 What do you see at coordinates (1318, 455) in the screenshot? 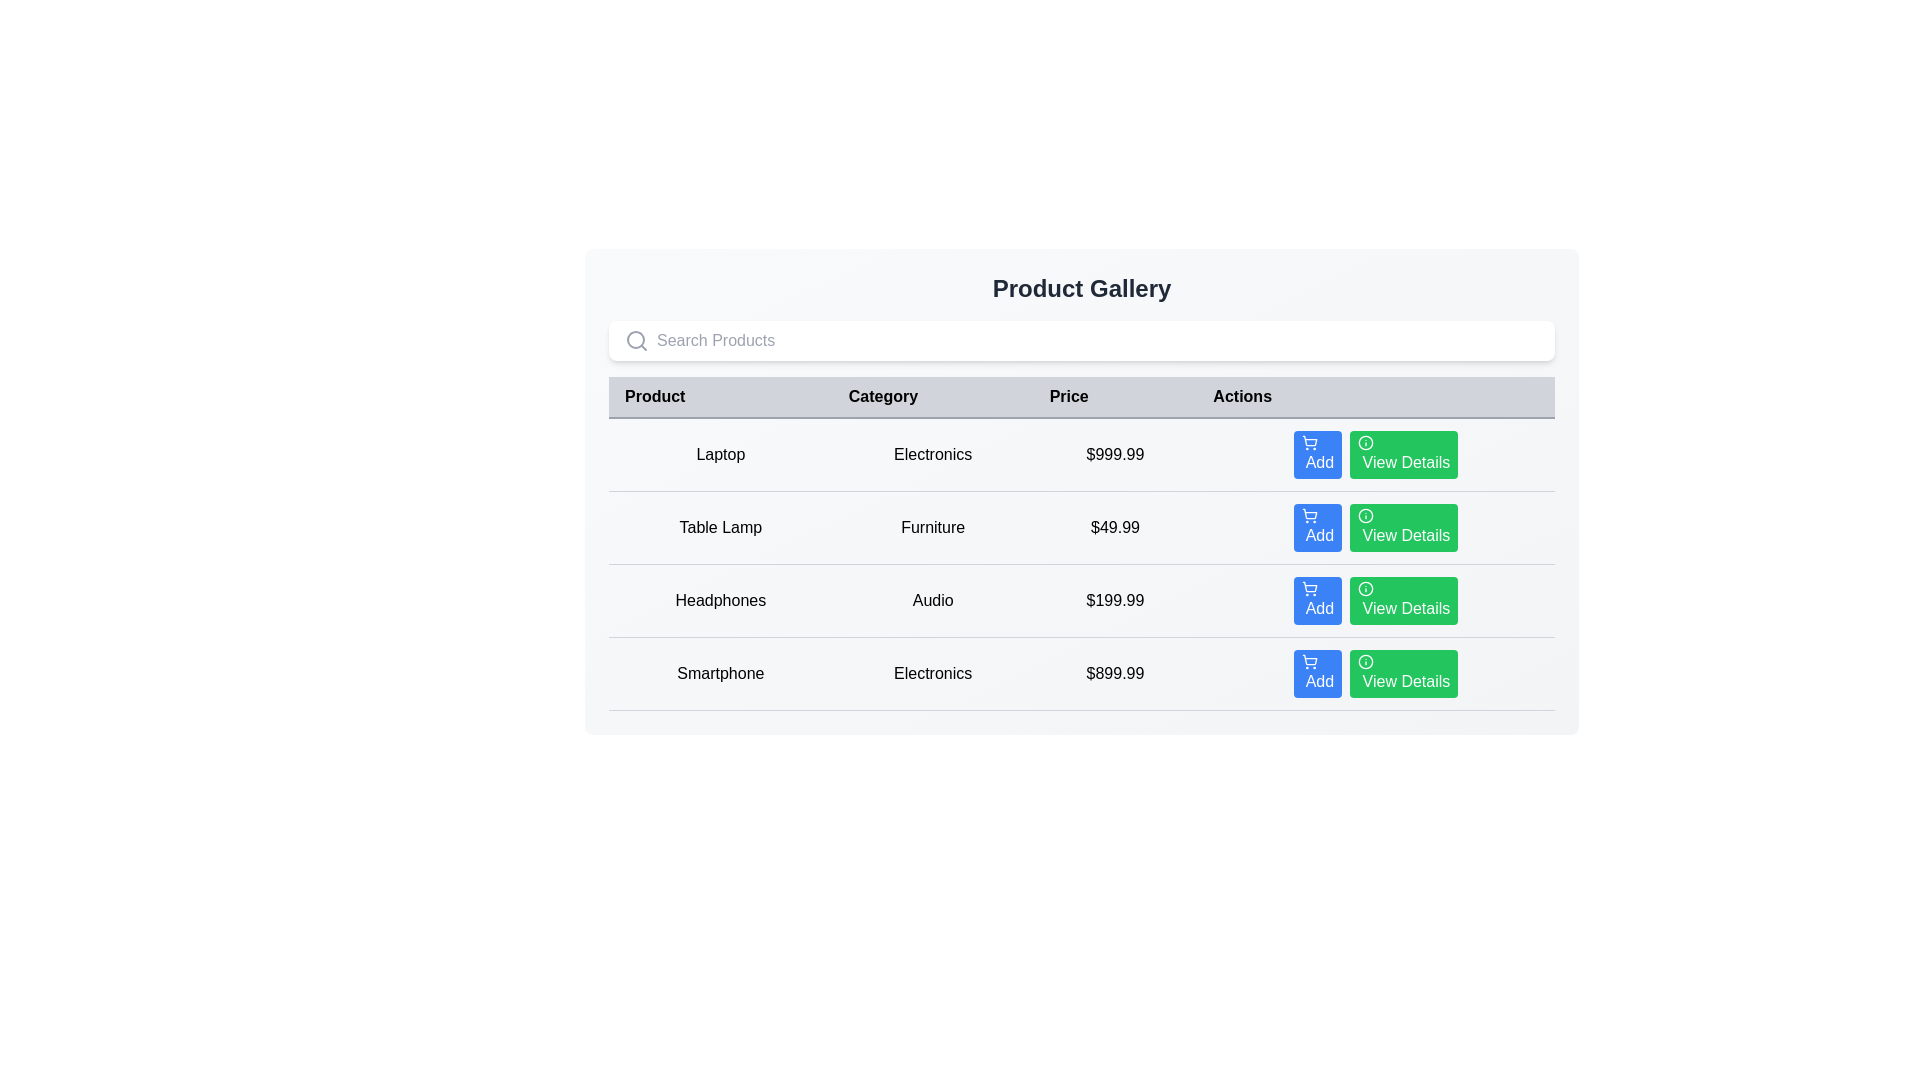
I see `the square blue button labeled 'Add' with a shopping cart icon` at bounding box center [1318, 455].